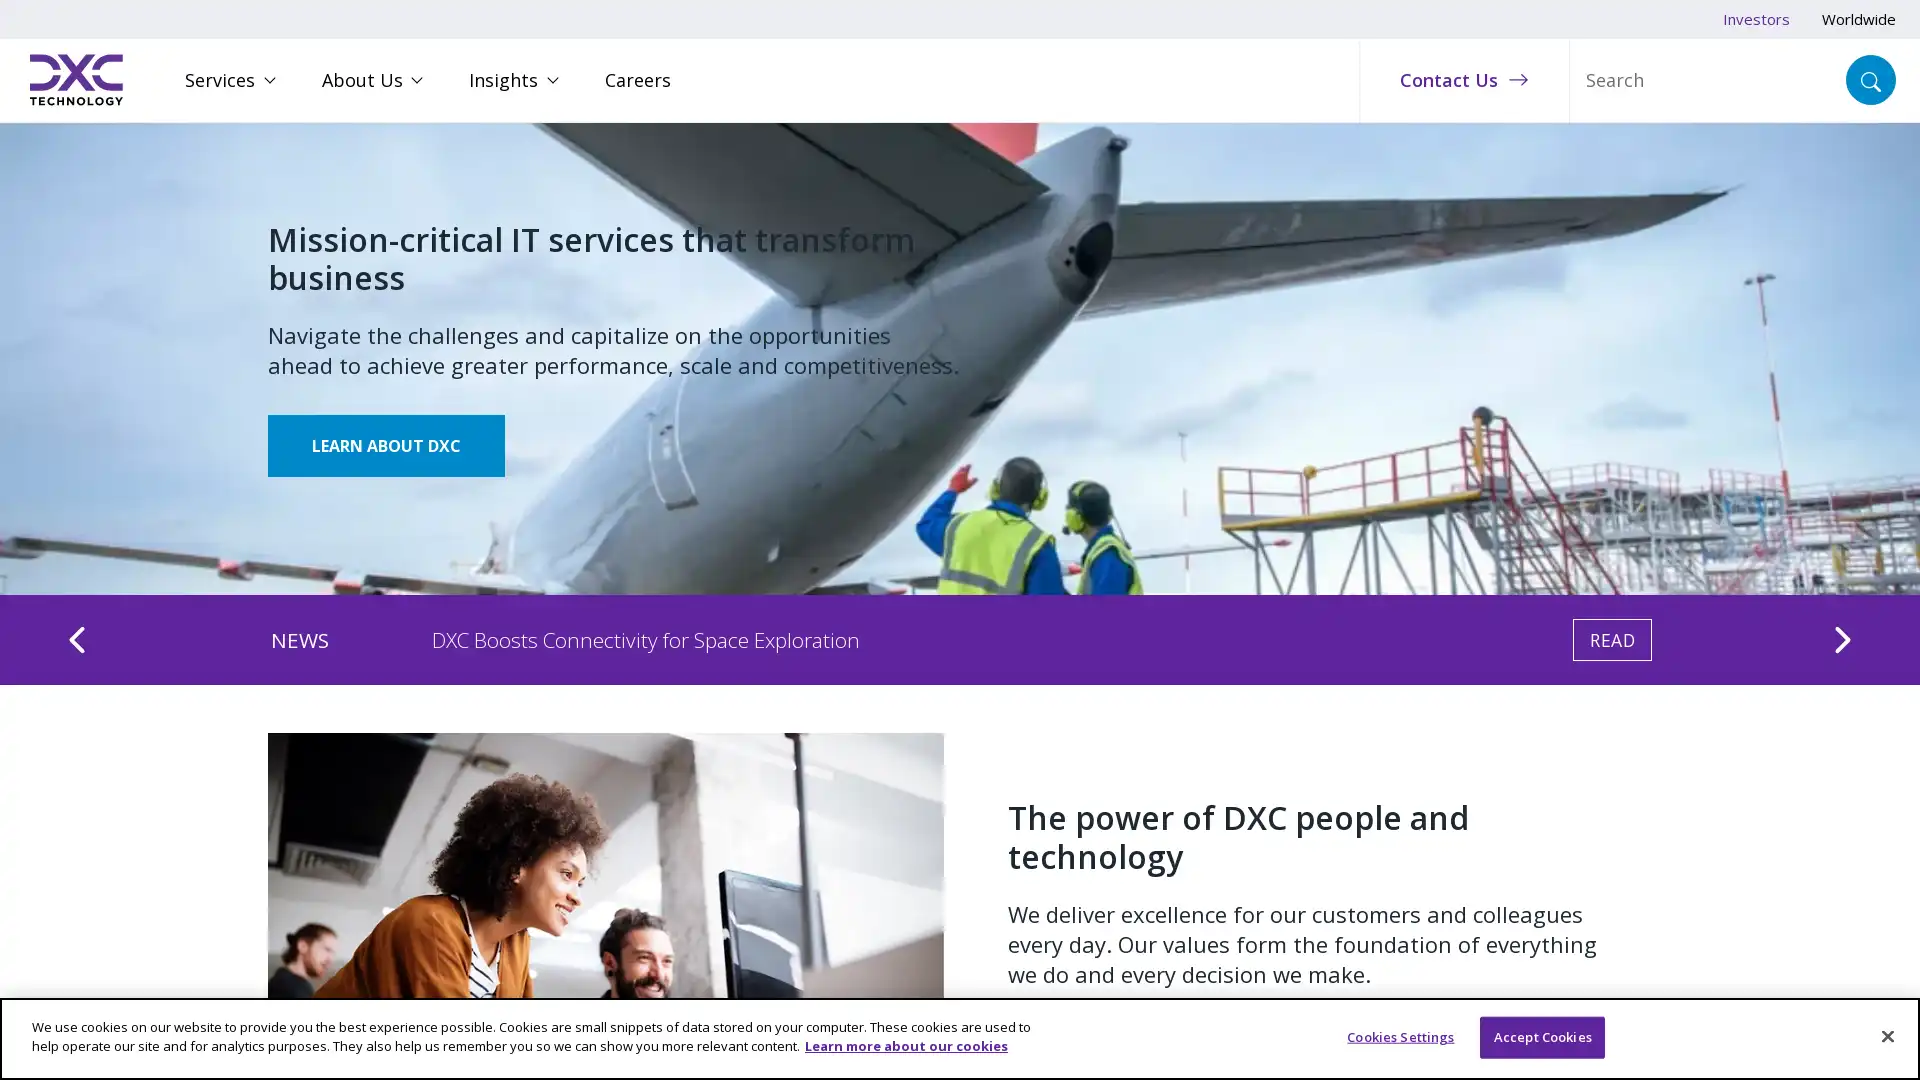 Image resolution: width=1920 pixels, height=1080 pixels. What do you see at coordinates (1541, 1036) in the screenshot?
I see `Accept Cookies` at bounding box center [1541, 1036].